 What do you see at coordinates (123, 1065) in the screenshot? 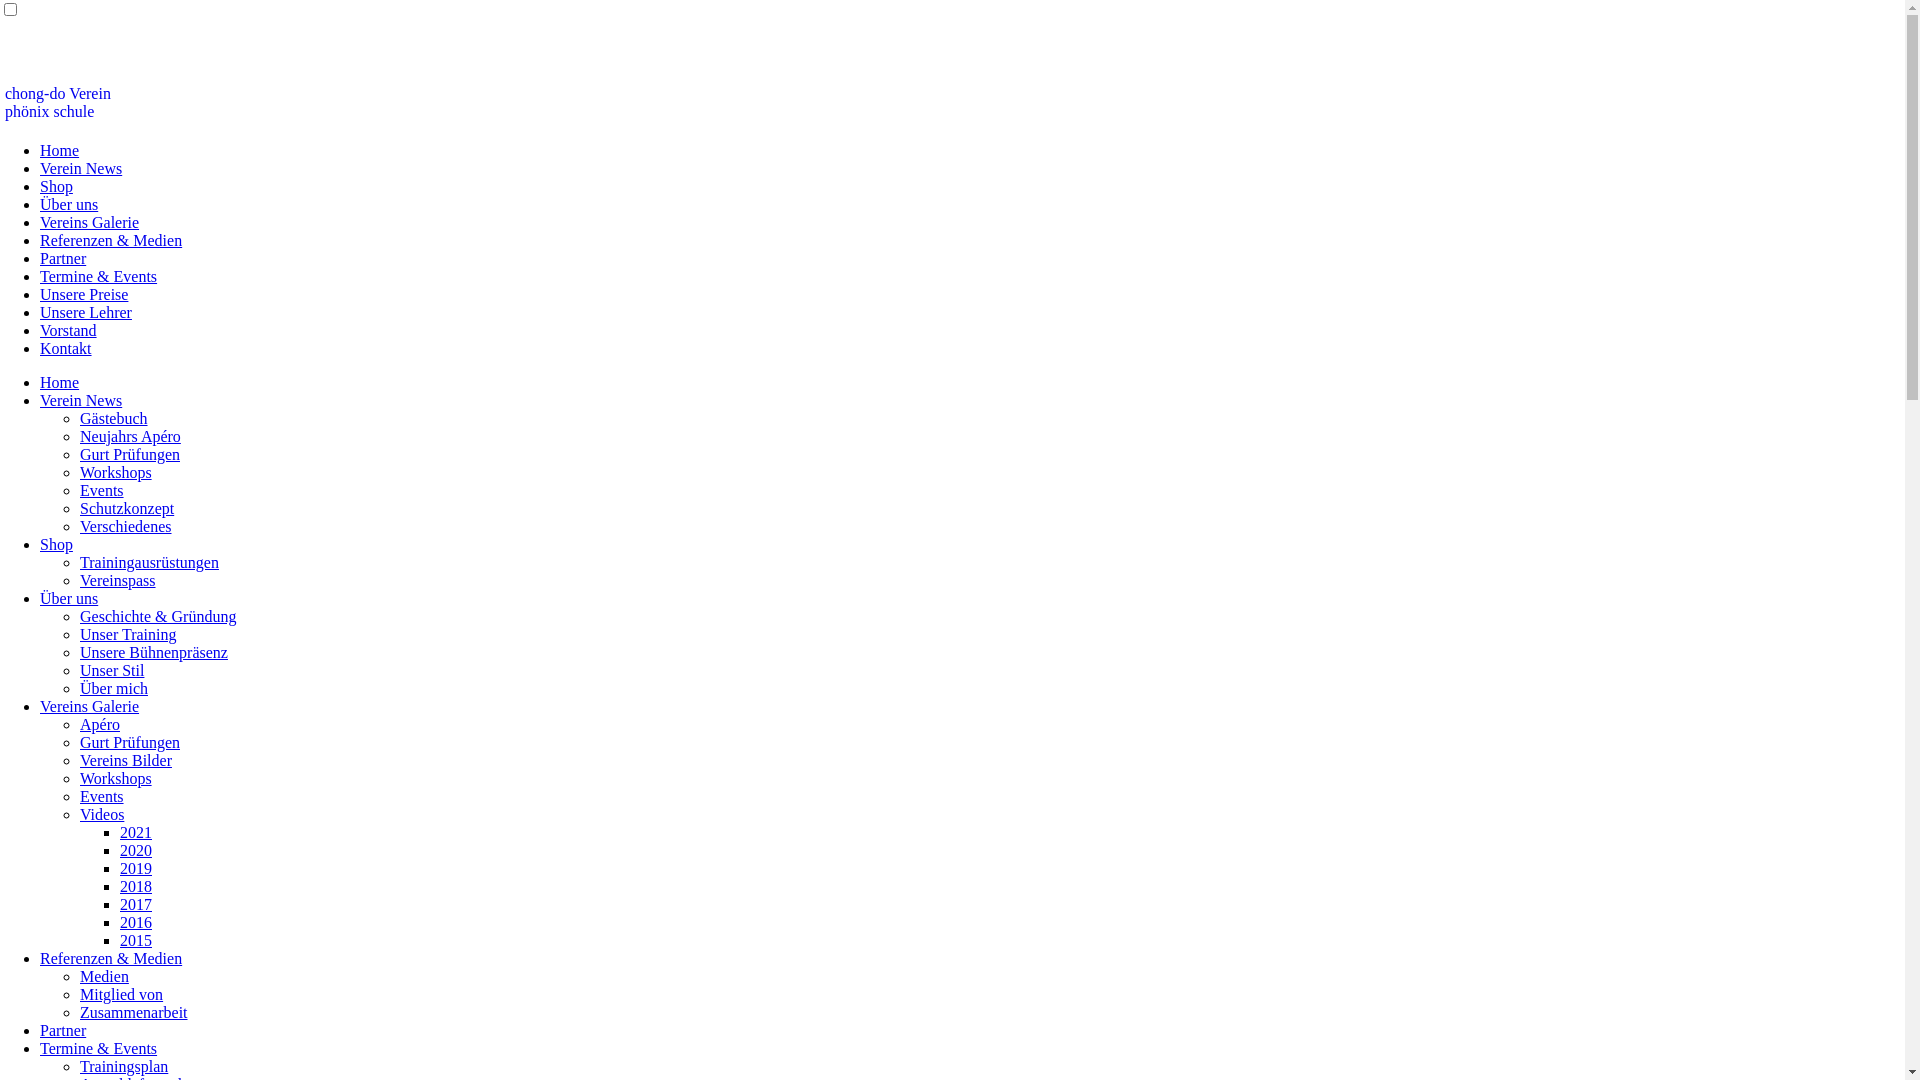
I see `'Trainingsplan'` at bounding box center [123, 1065].